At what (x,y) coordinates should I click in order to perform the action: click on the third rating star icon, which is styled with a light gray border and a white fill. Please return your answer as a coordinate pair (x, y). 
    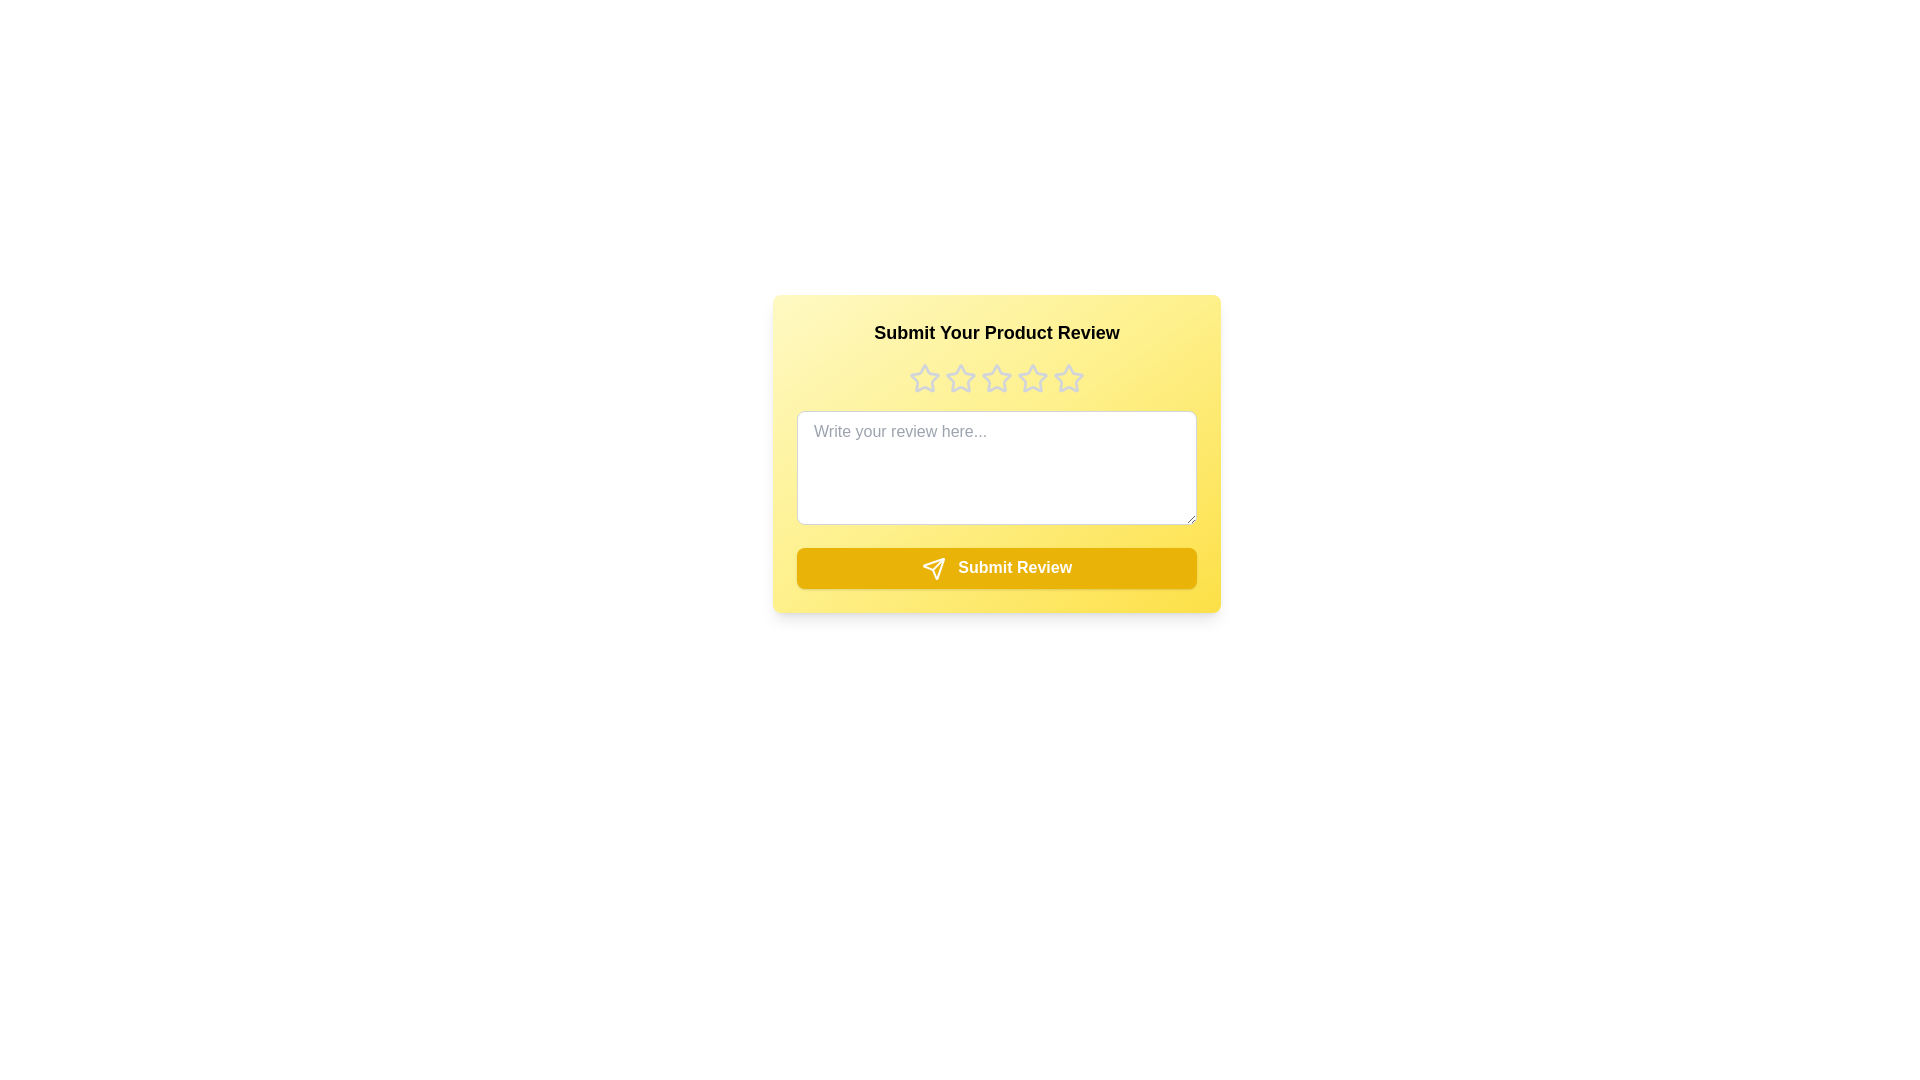
    Looking at the image, I should click on (1032, 378).